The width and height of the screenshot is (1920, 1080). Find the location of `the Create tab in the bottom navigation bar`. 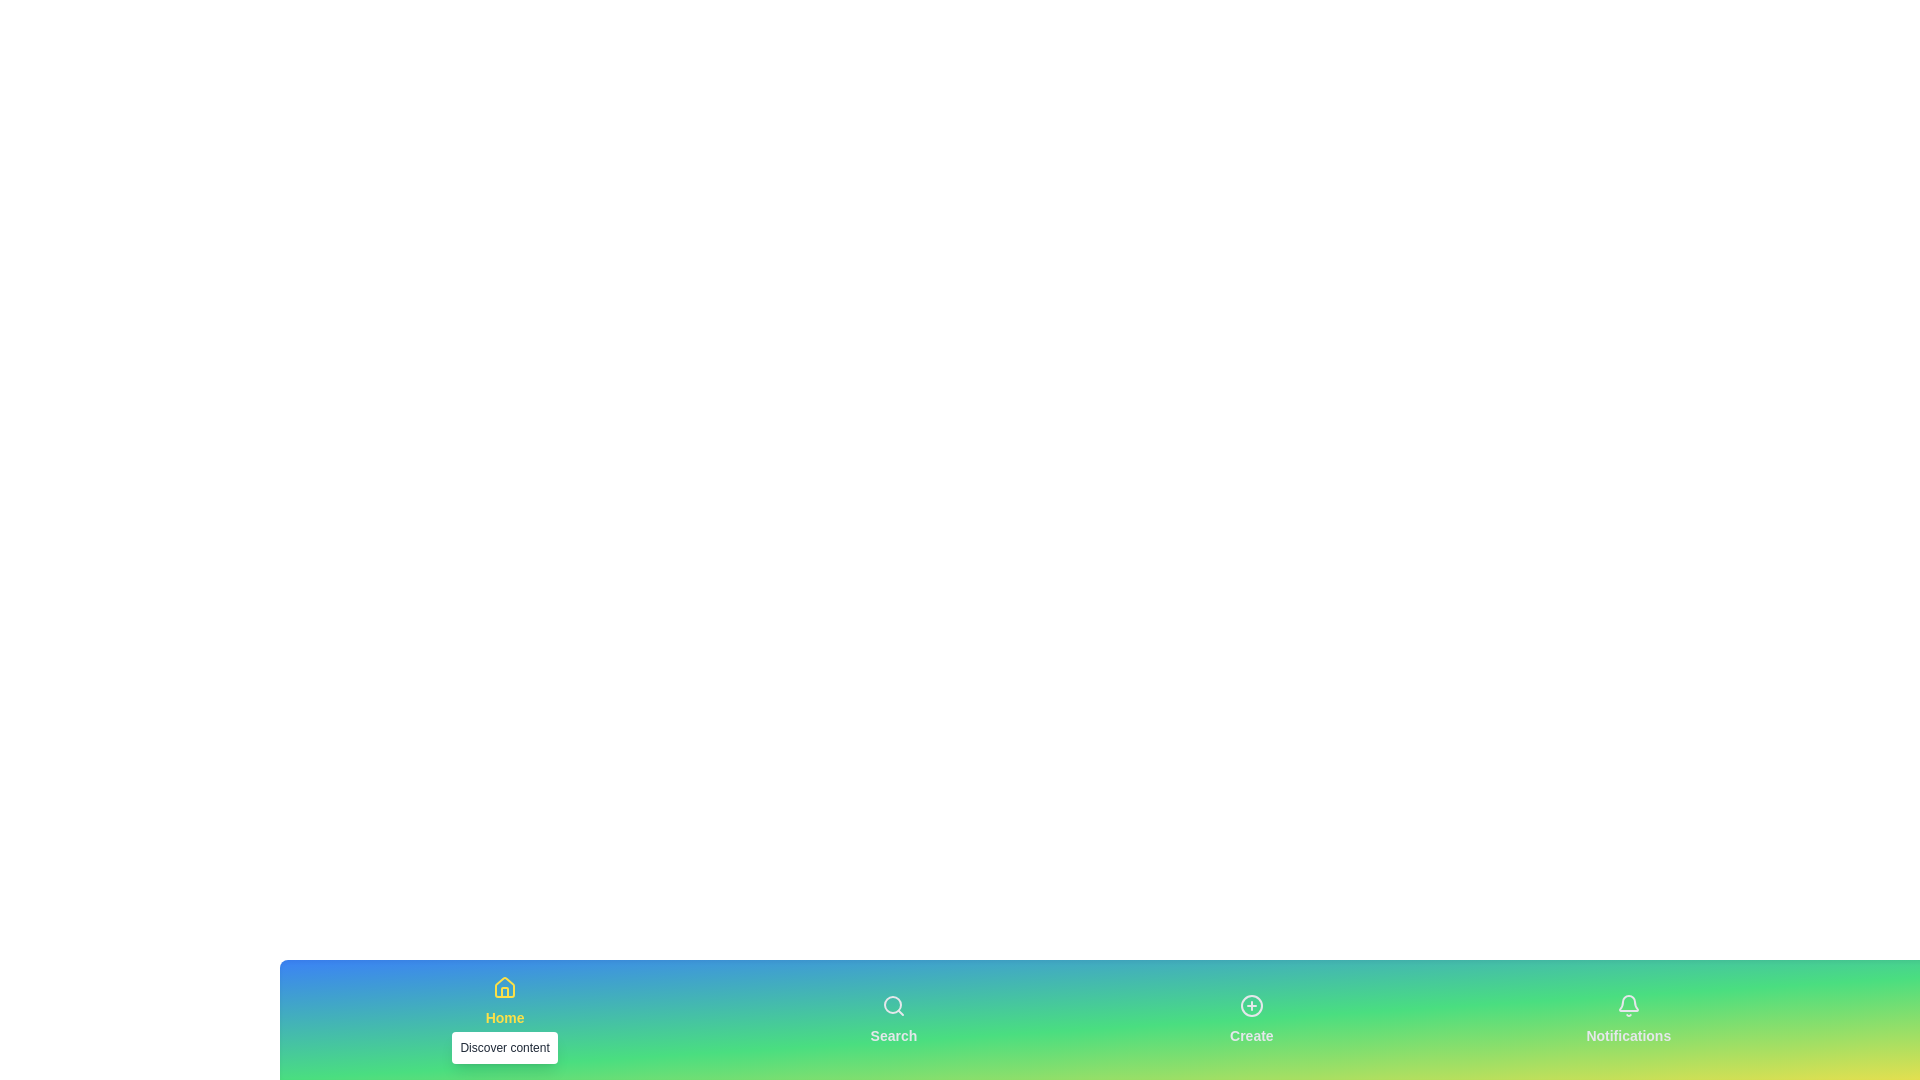

the Create tab in the bottom navigation bar is located at coordinates (1250, 1019).